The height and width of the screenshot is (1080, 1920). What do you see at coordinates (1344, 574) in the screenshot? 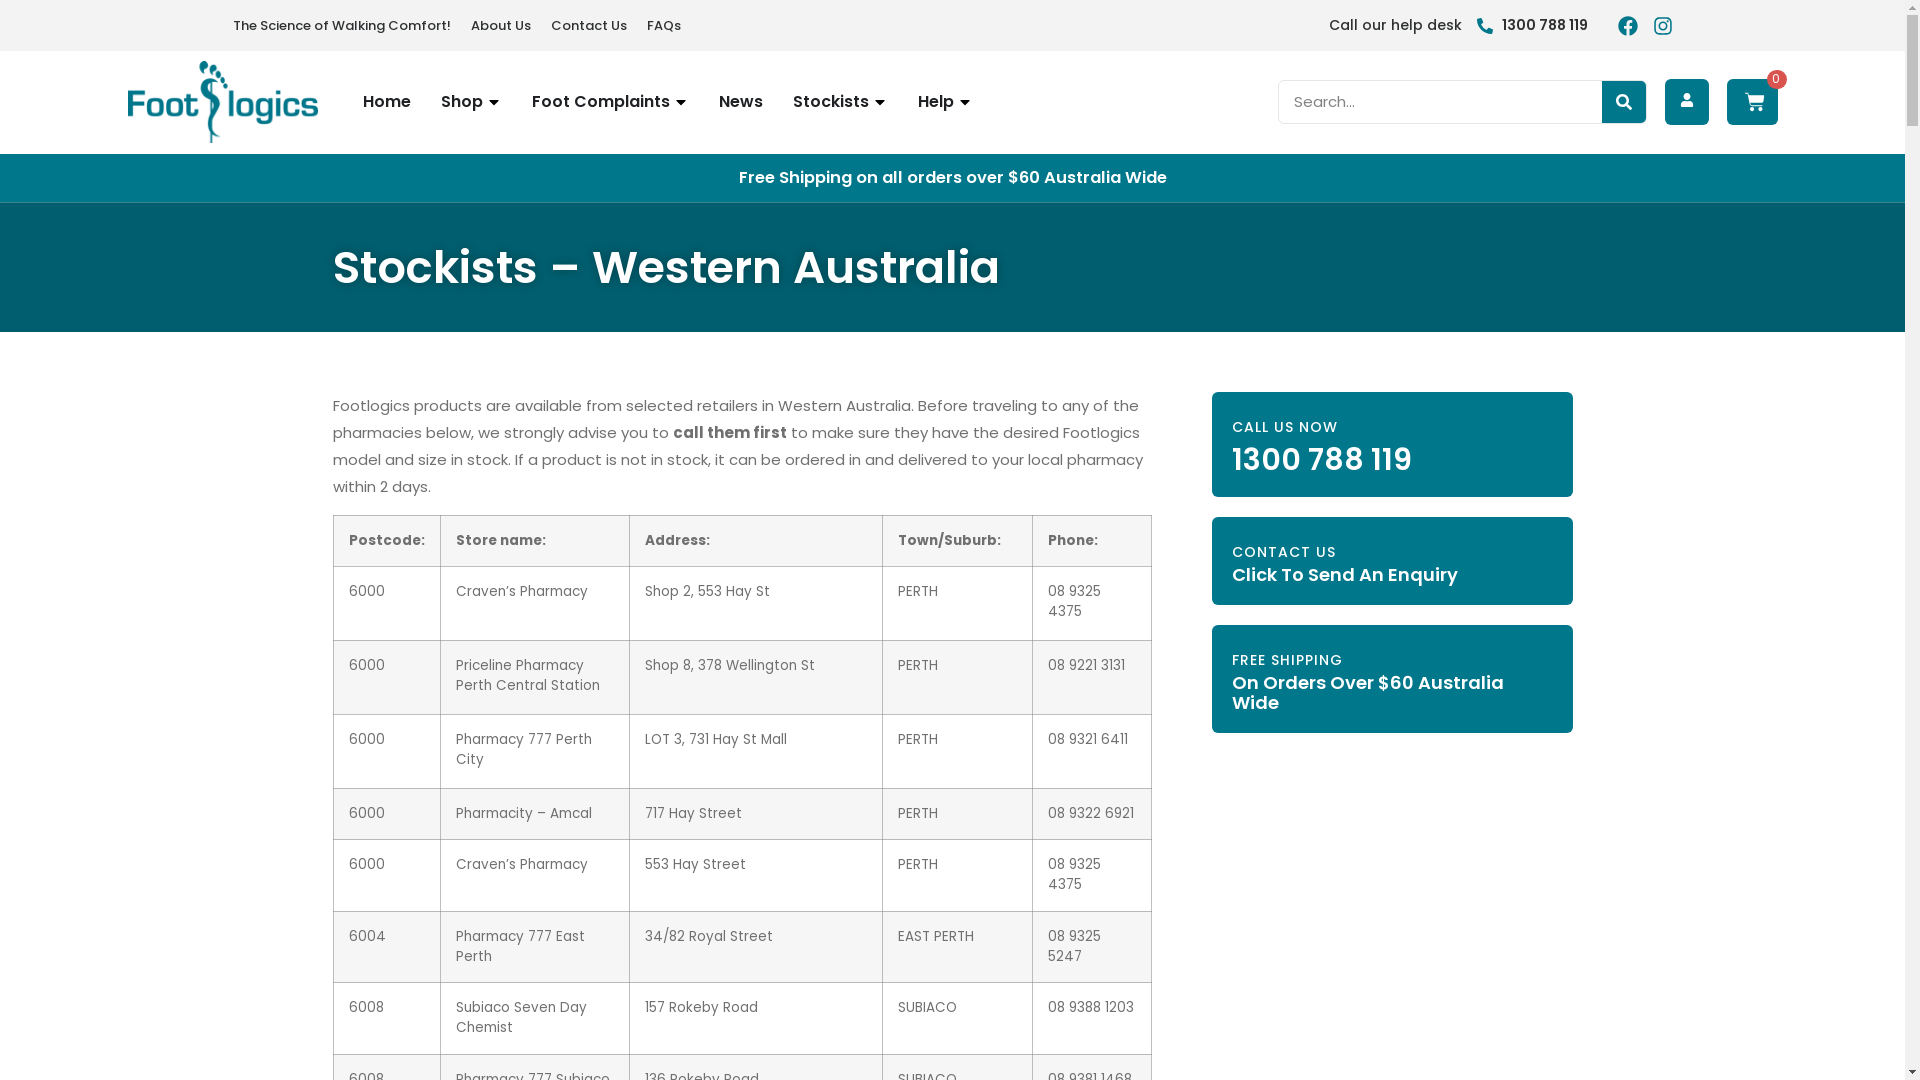
I see `'Click To Send An Enquiry'` at bounding box center [1344, 574].